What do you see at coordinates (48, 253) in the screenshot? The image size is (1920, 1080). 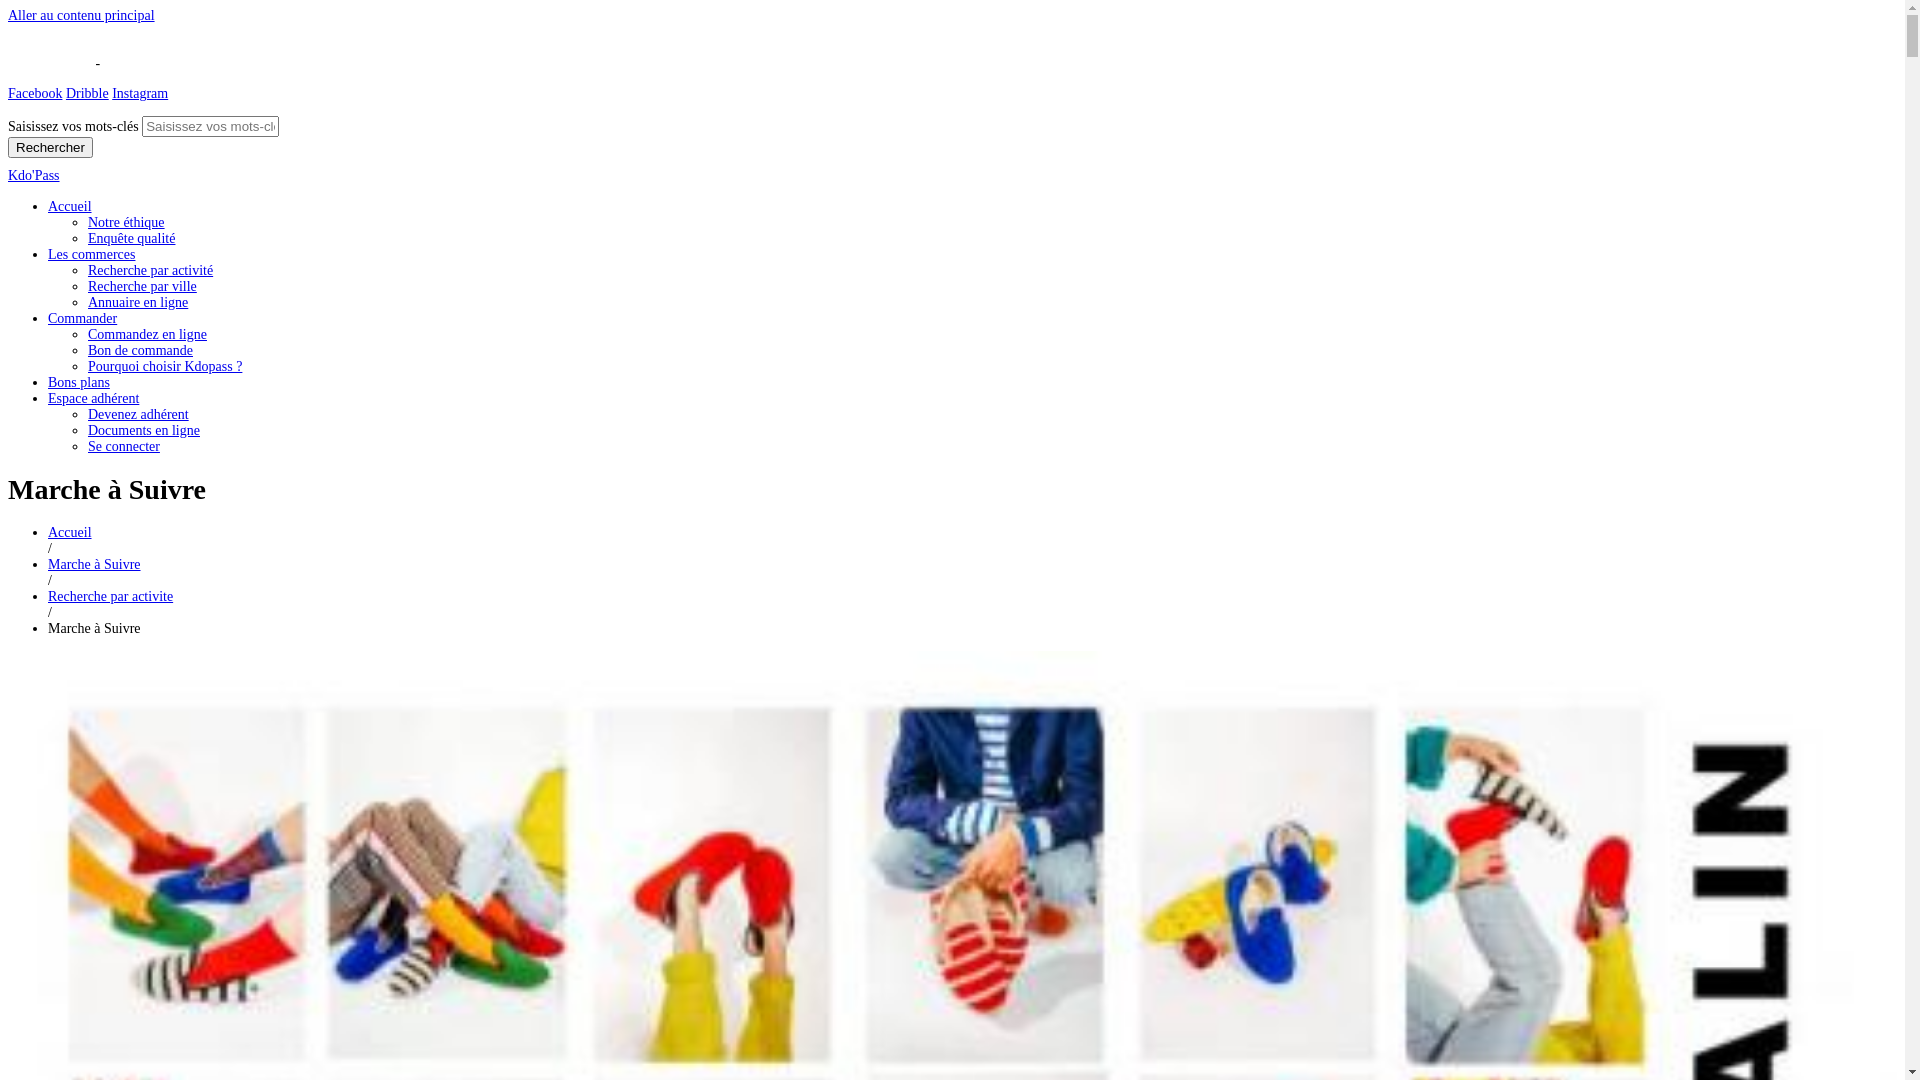 I see `'Les commerces'` at bounding box center [48, 253].